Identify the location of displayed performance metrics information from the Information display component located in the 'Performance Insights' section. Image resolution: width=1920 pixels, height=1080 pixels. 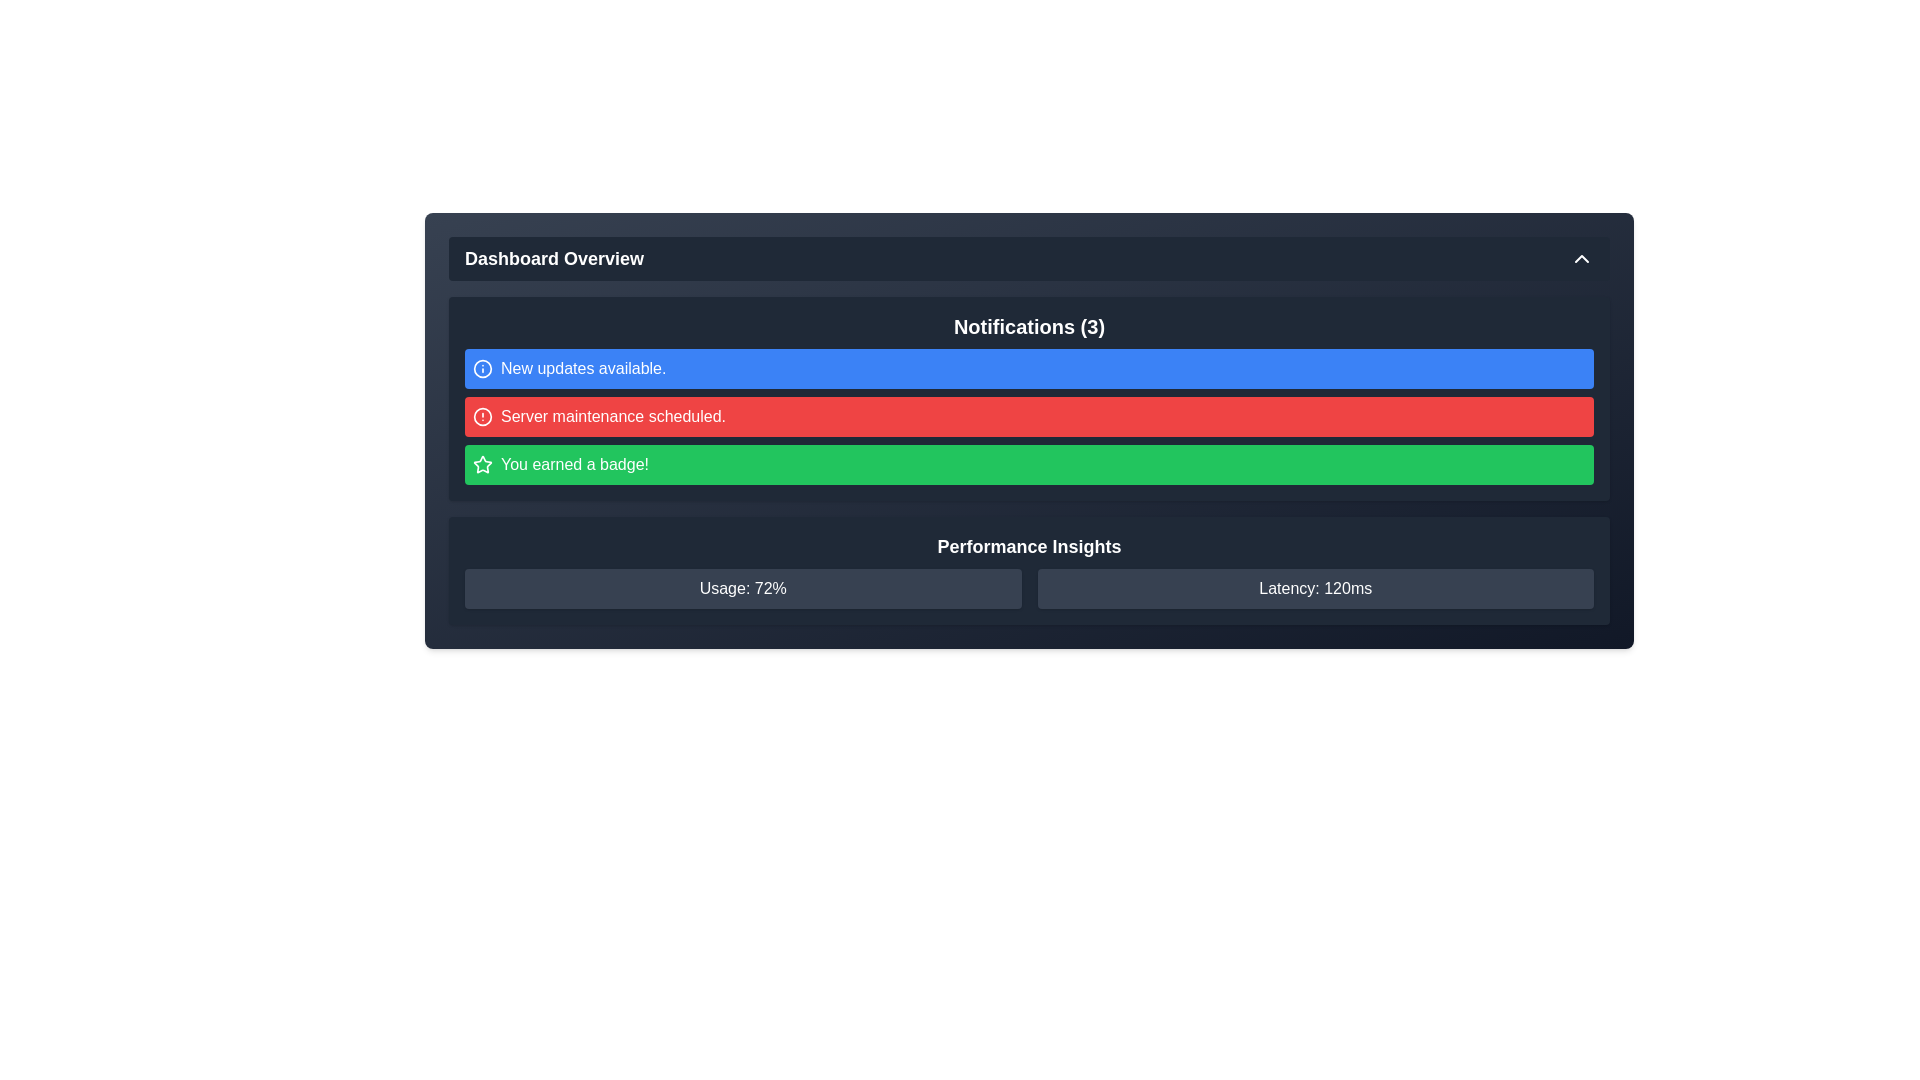
(1029, 588).